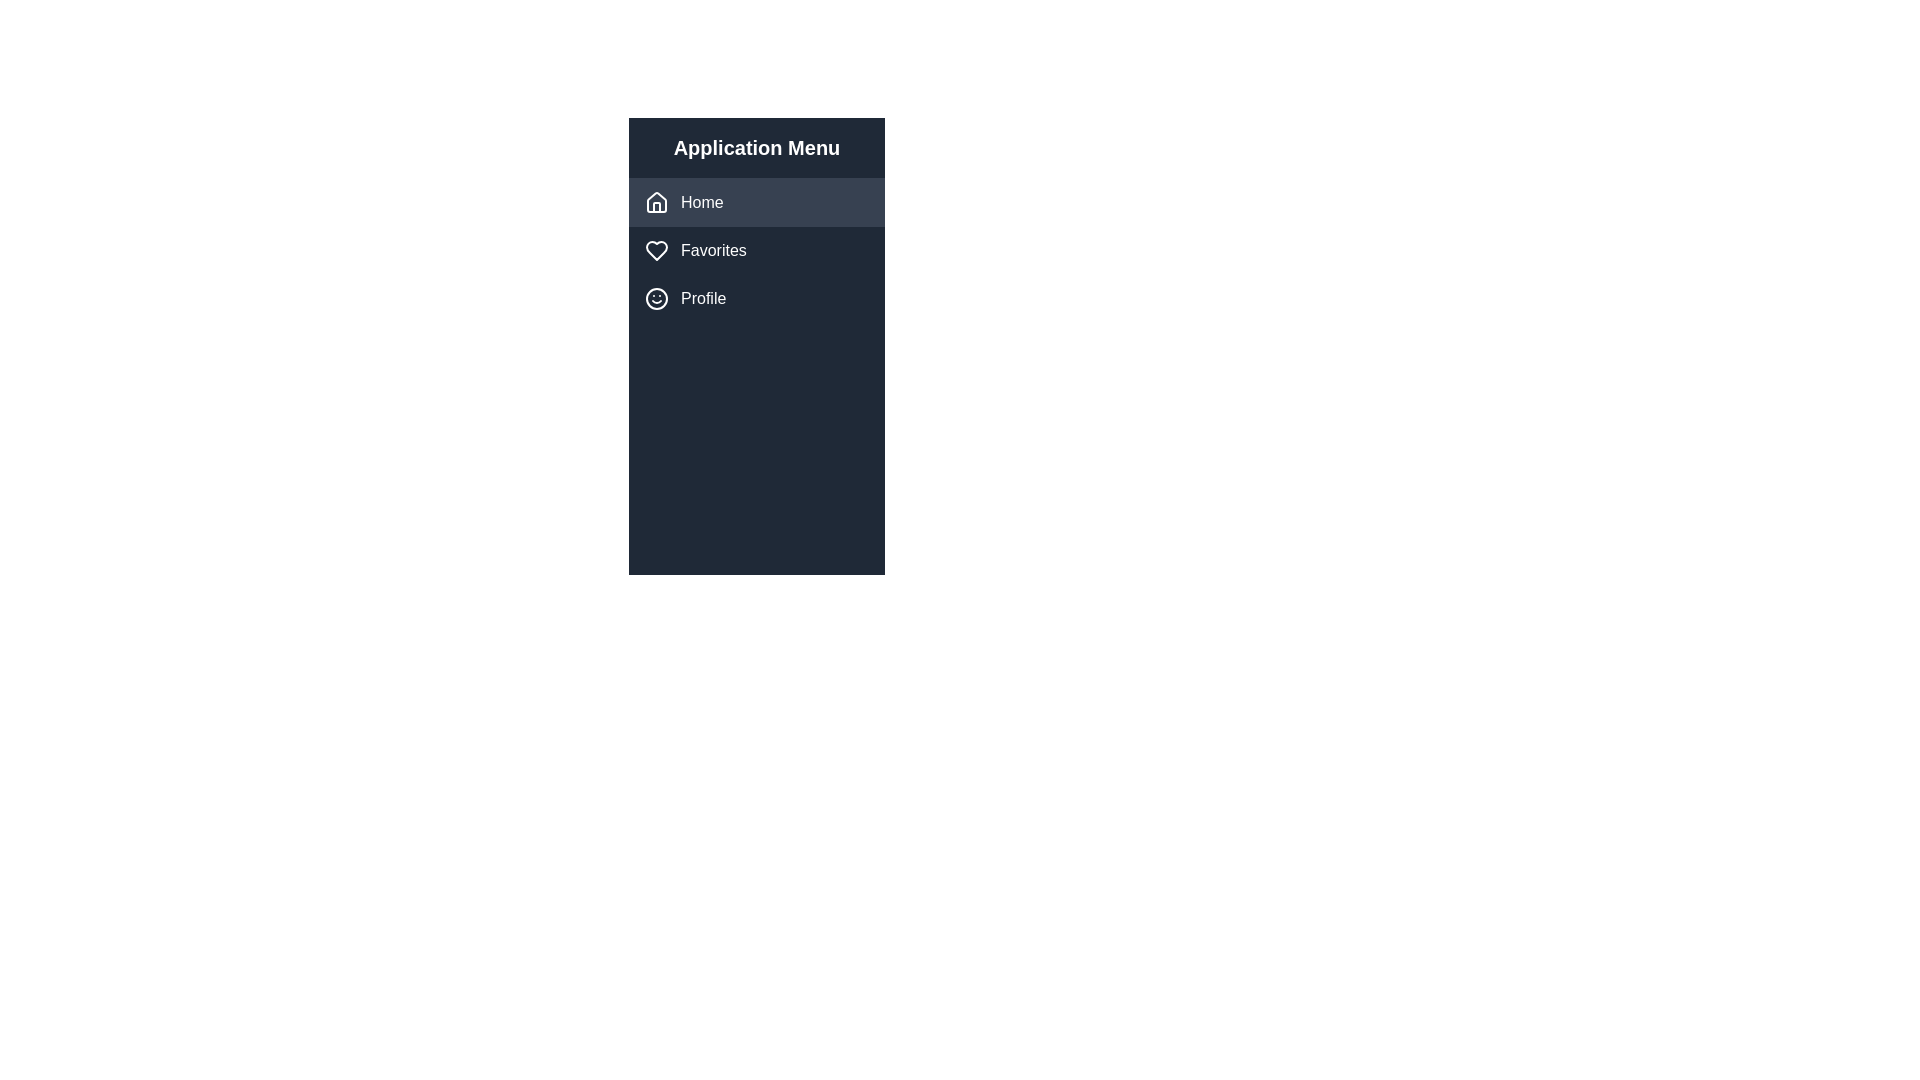 This screenshot has height=1080, width=1920. What do you see at coordinates (756, 146) in the screenshot?
I see `the static text header located at the top of the left-hand sidebar, which labels the menu section of the application` at bounding box center [756, 146].